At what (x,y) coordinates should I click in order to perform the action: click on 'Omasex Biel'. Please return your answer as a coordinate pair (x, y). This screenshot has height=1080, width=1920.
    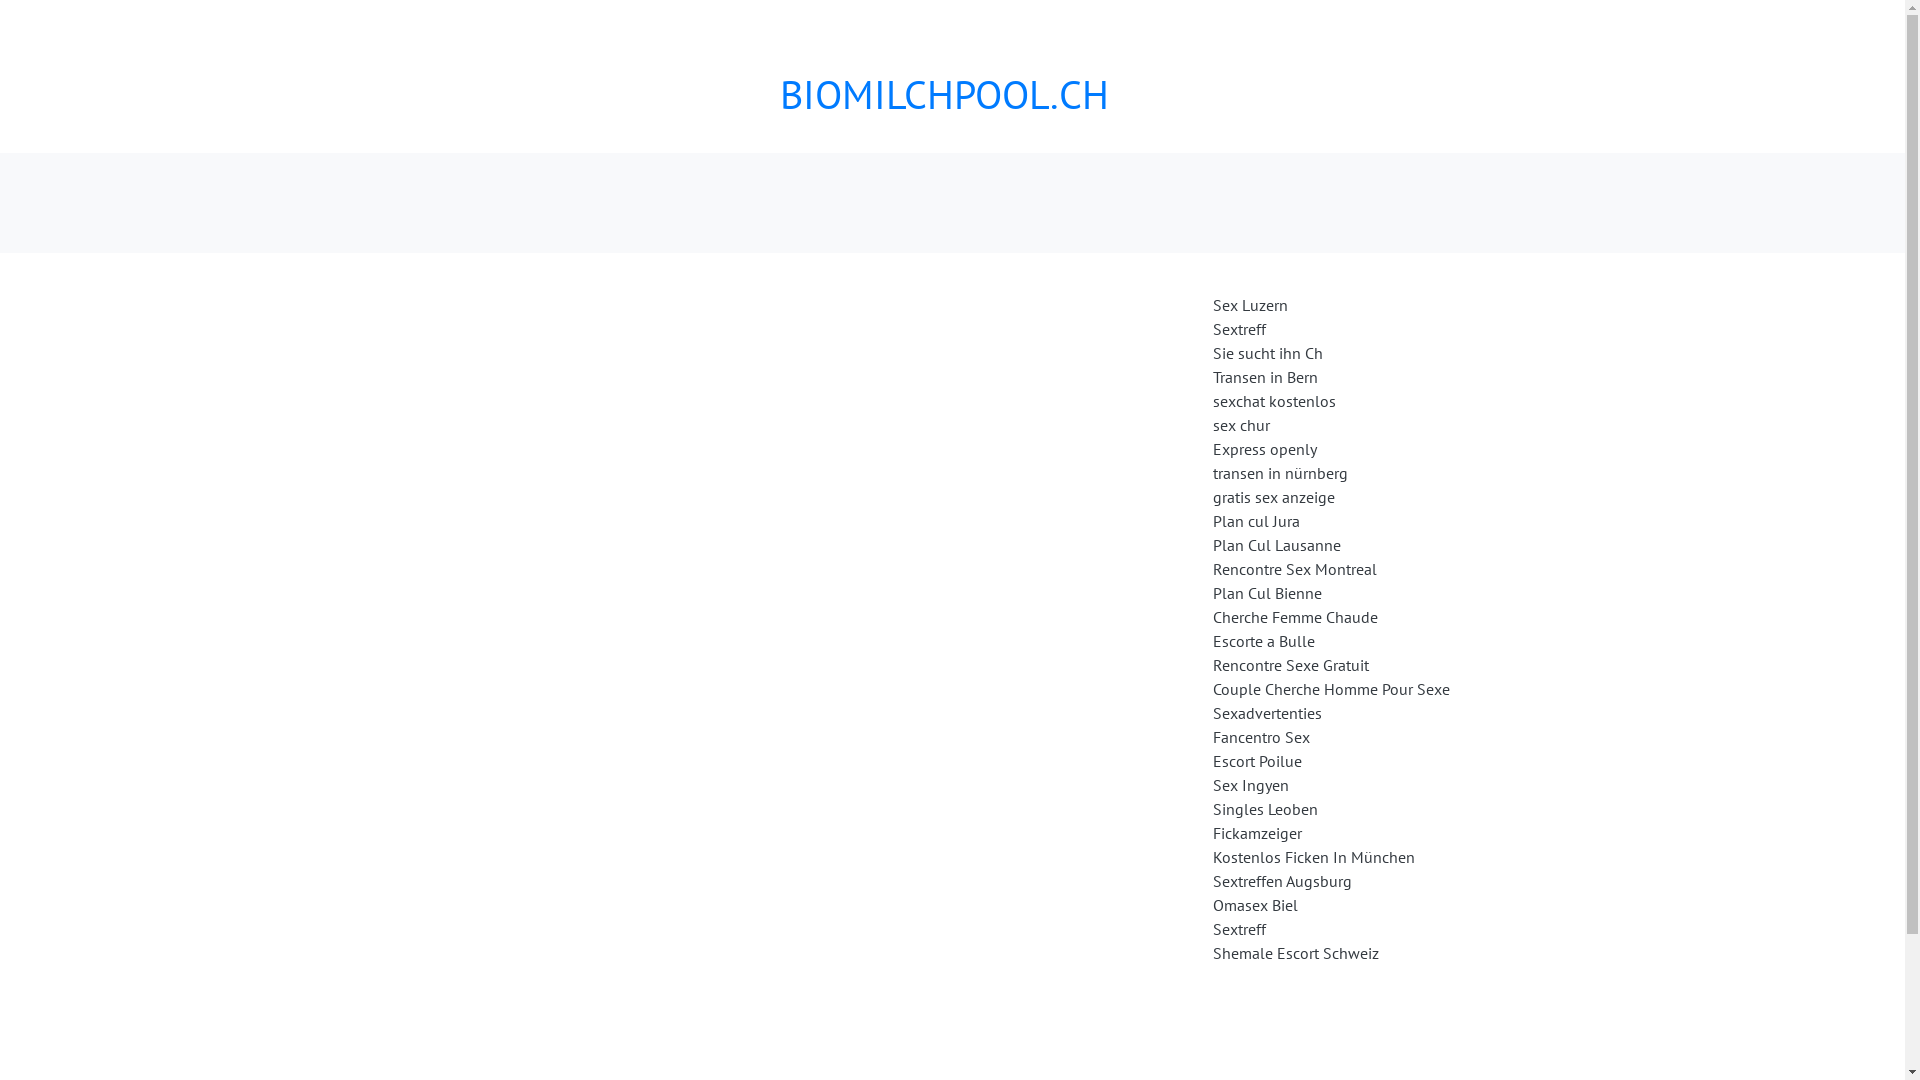
    Looking at the image, I should click on (1253, 905).